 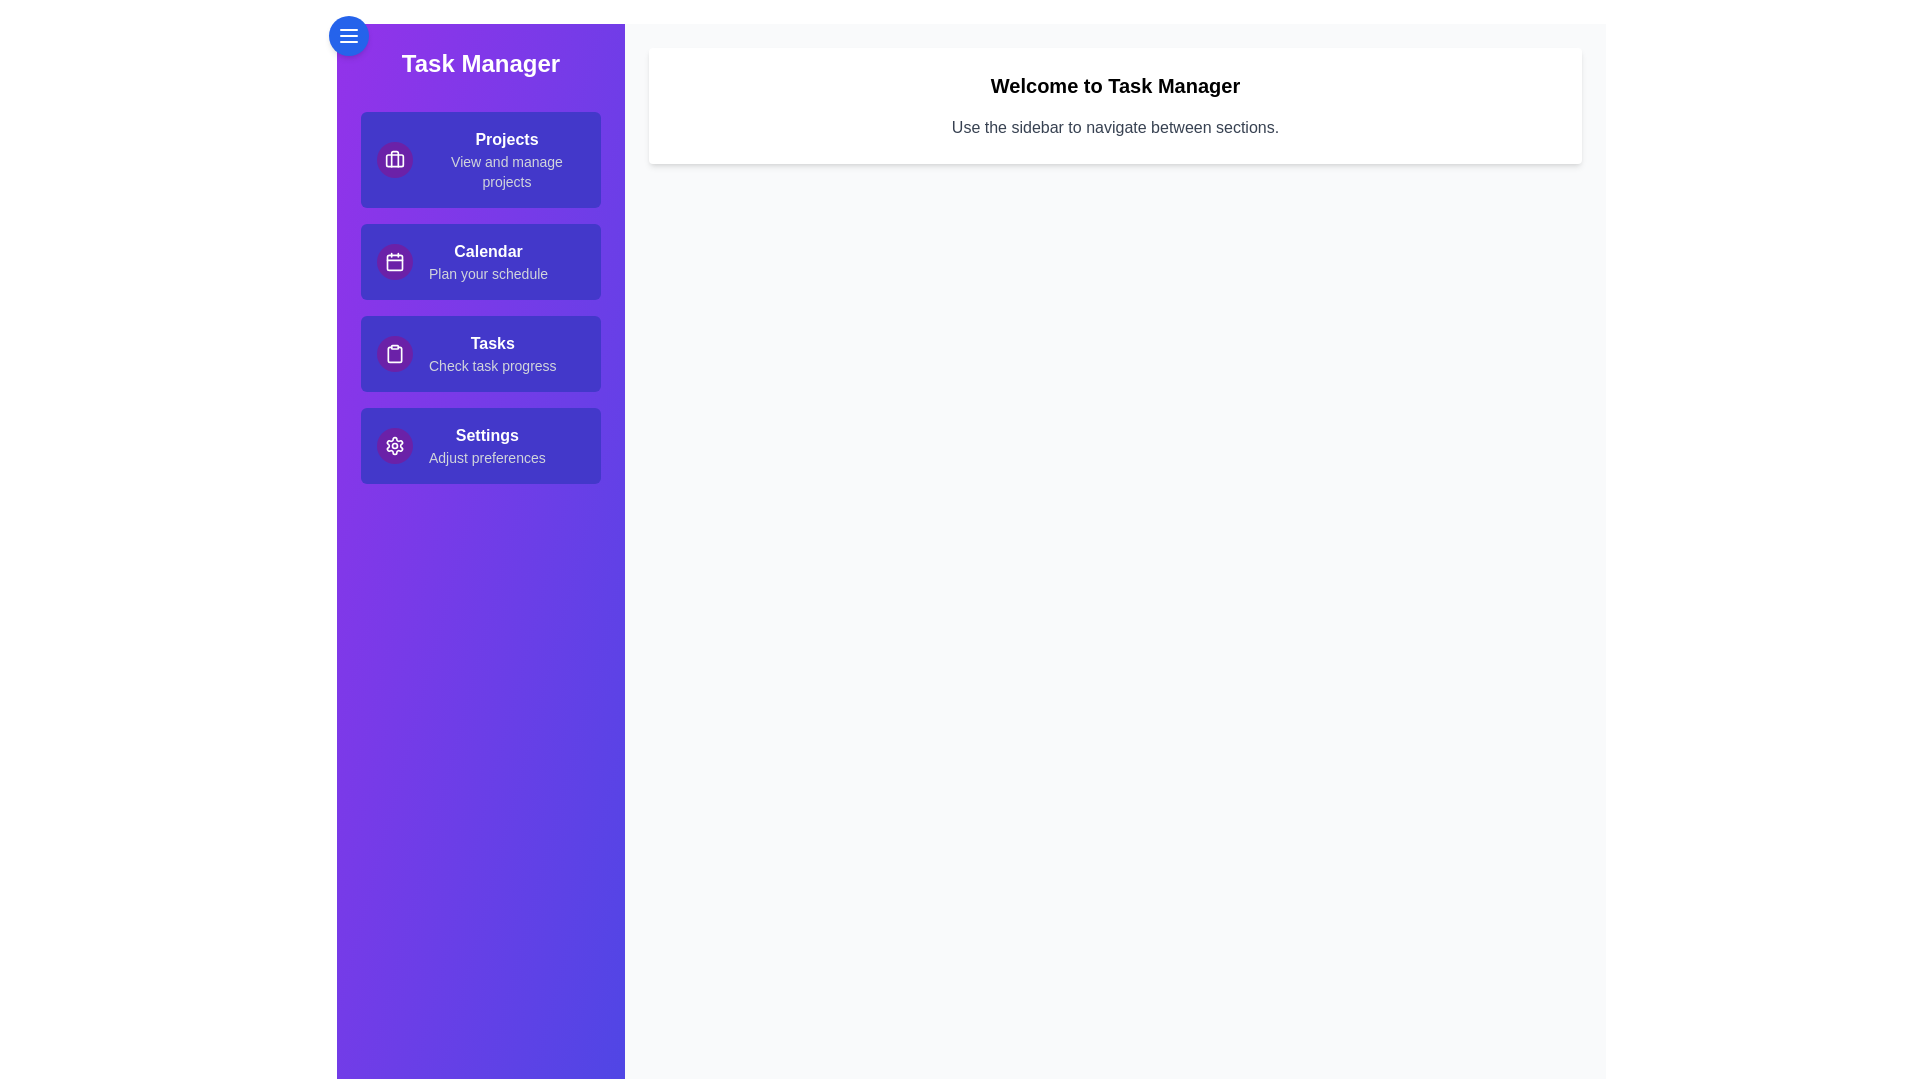 What do you see at coordinates (480, 445) in the screenshot?
I see `the sidebar item Settings to reveal its hover effect` at bounding box center [480, 445].